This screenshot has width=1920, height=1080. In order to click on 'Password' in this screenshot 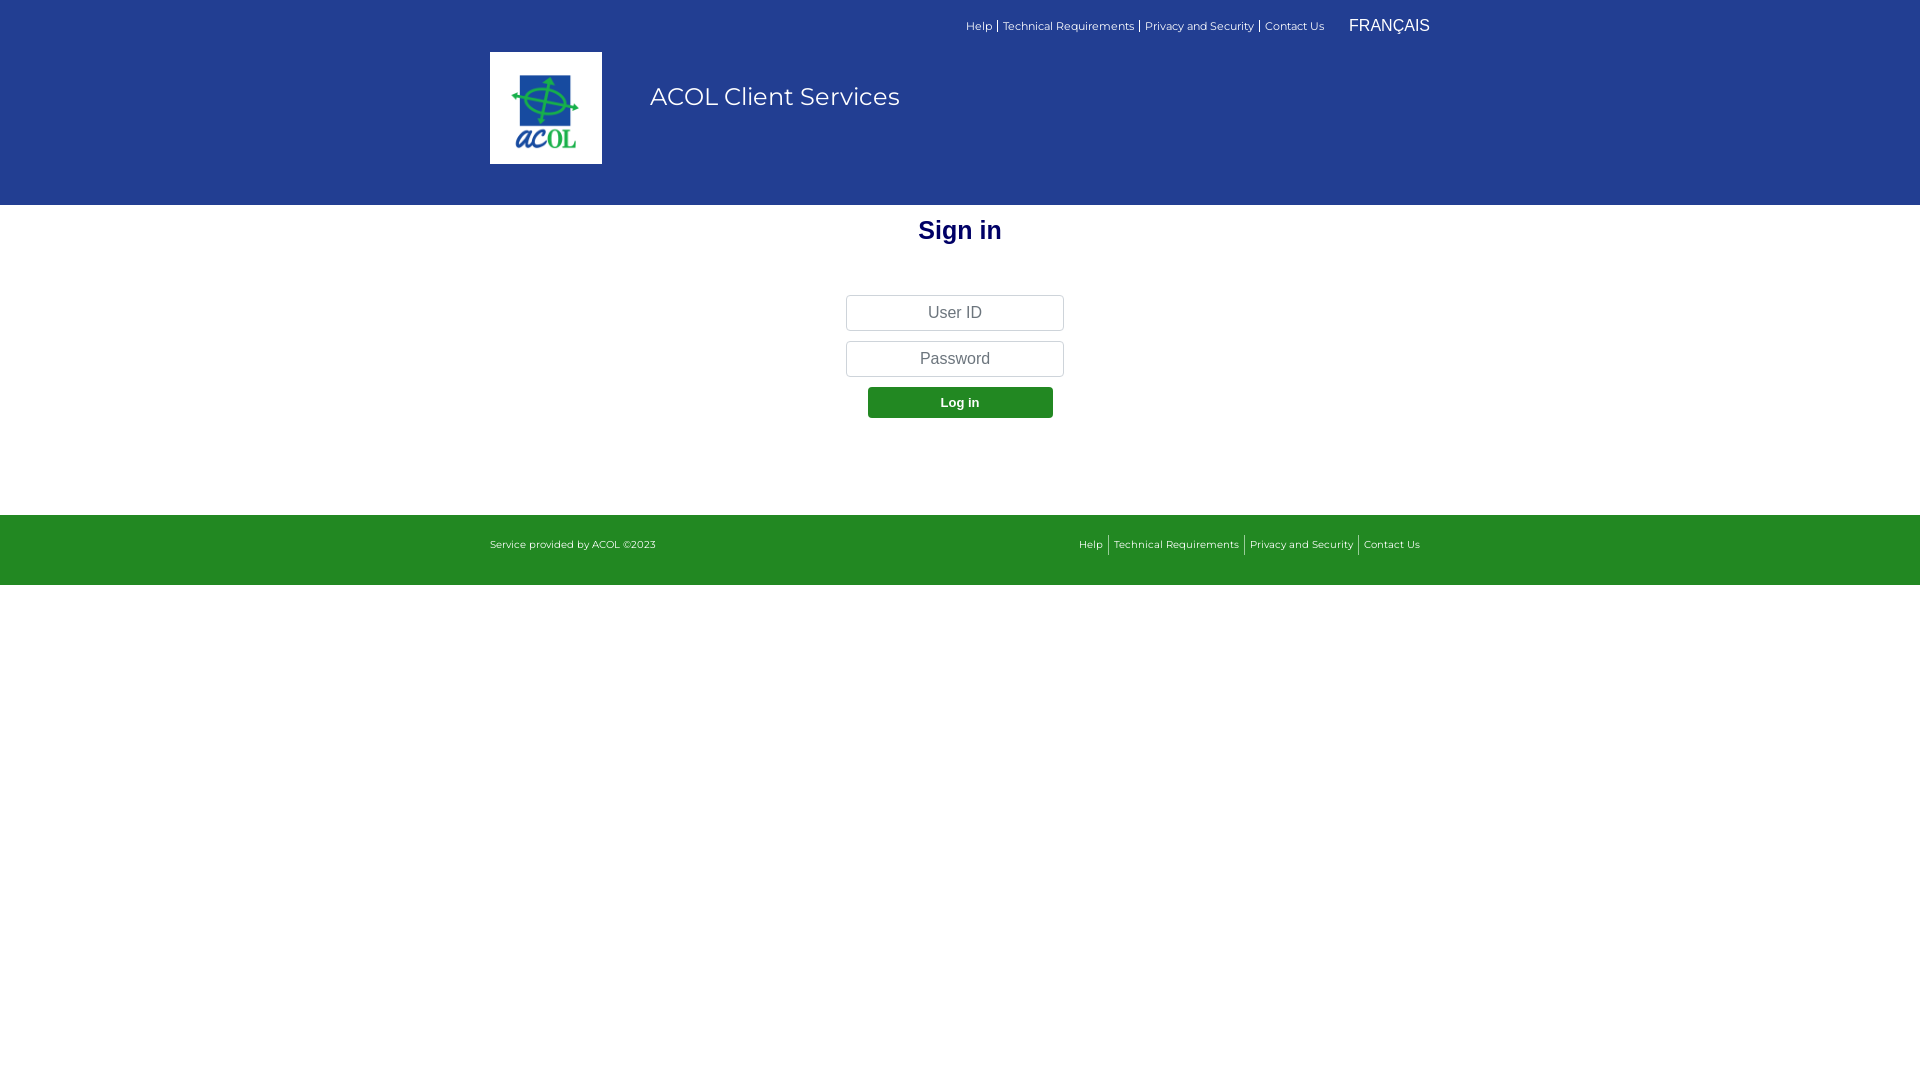, I will do `click(845, 357)`.